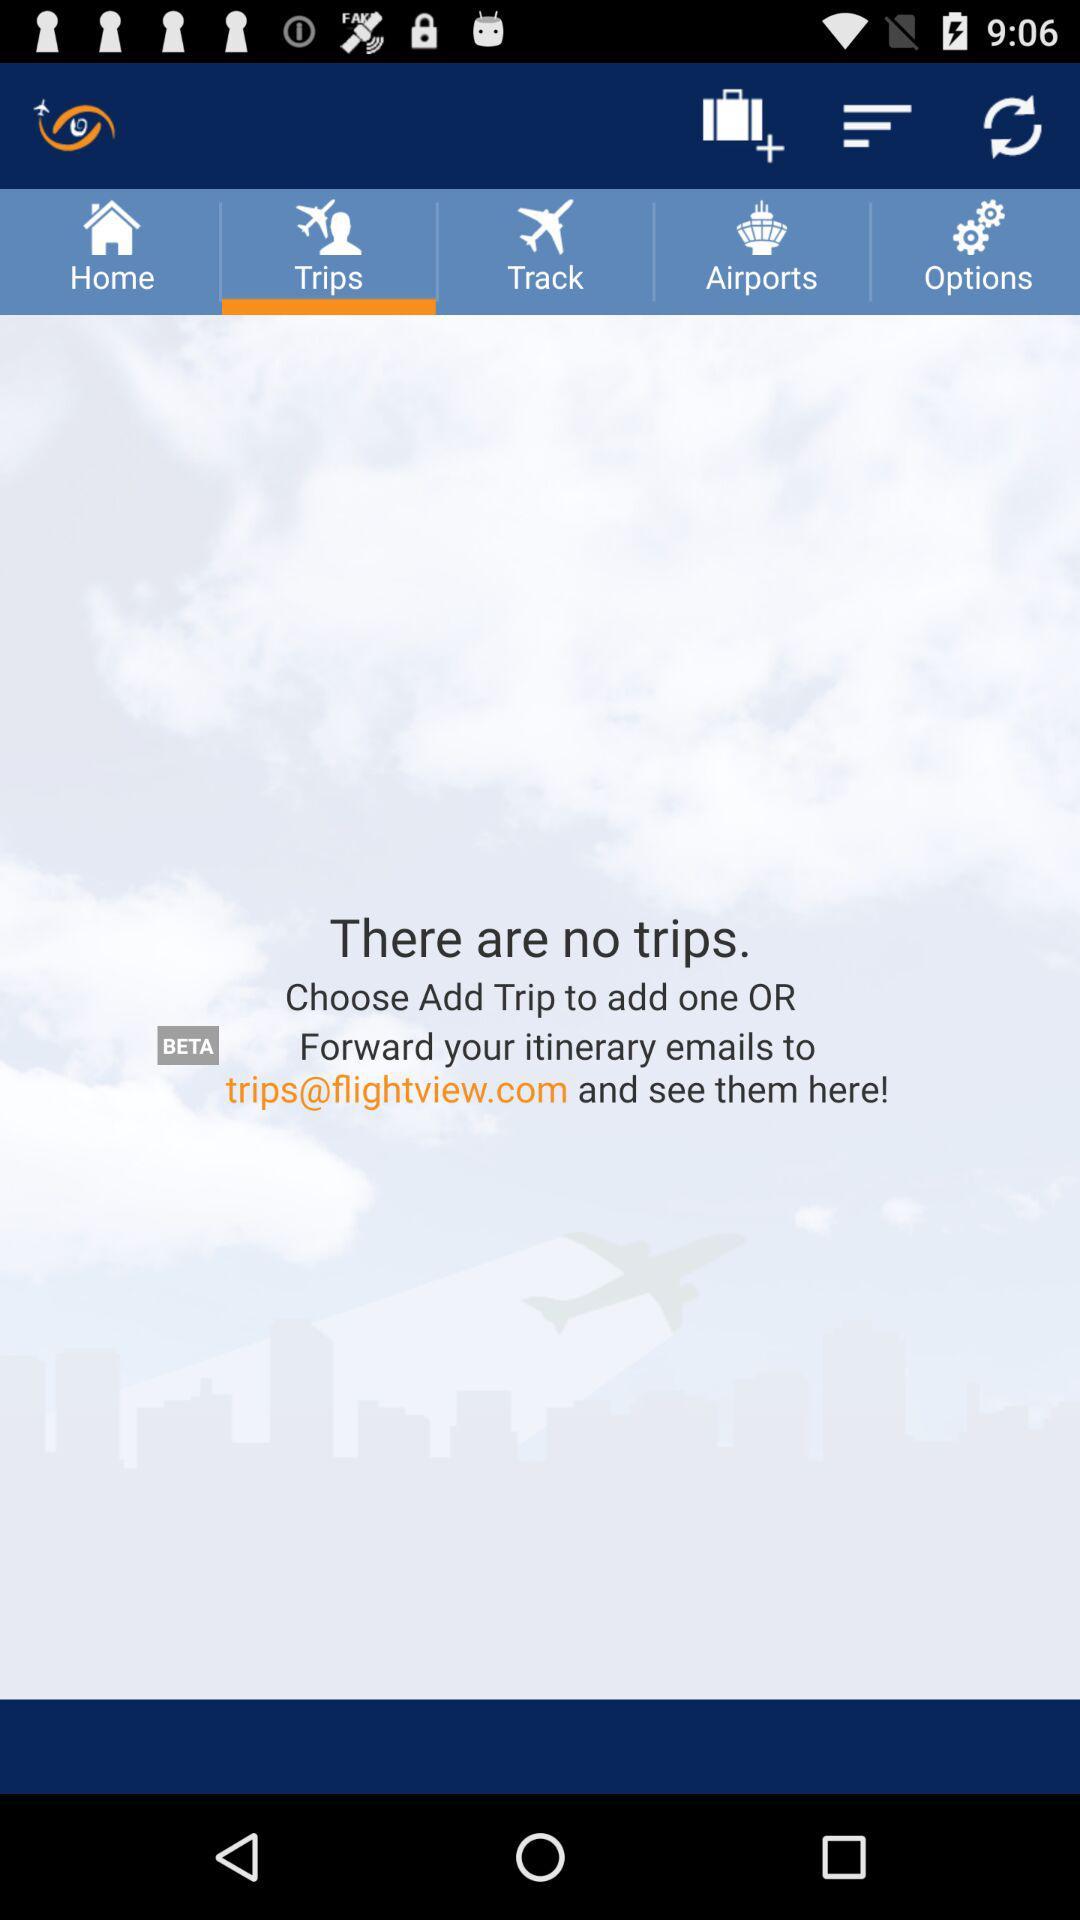  Describe the element at coordinates (974, 251) in the screenshot. I see `the option which is next to airports` at that location.